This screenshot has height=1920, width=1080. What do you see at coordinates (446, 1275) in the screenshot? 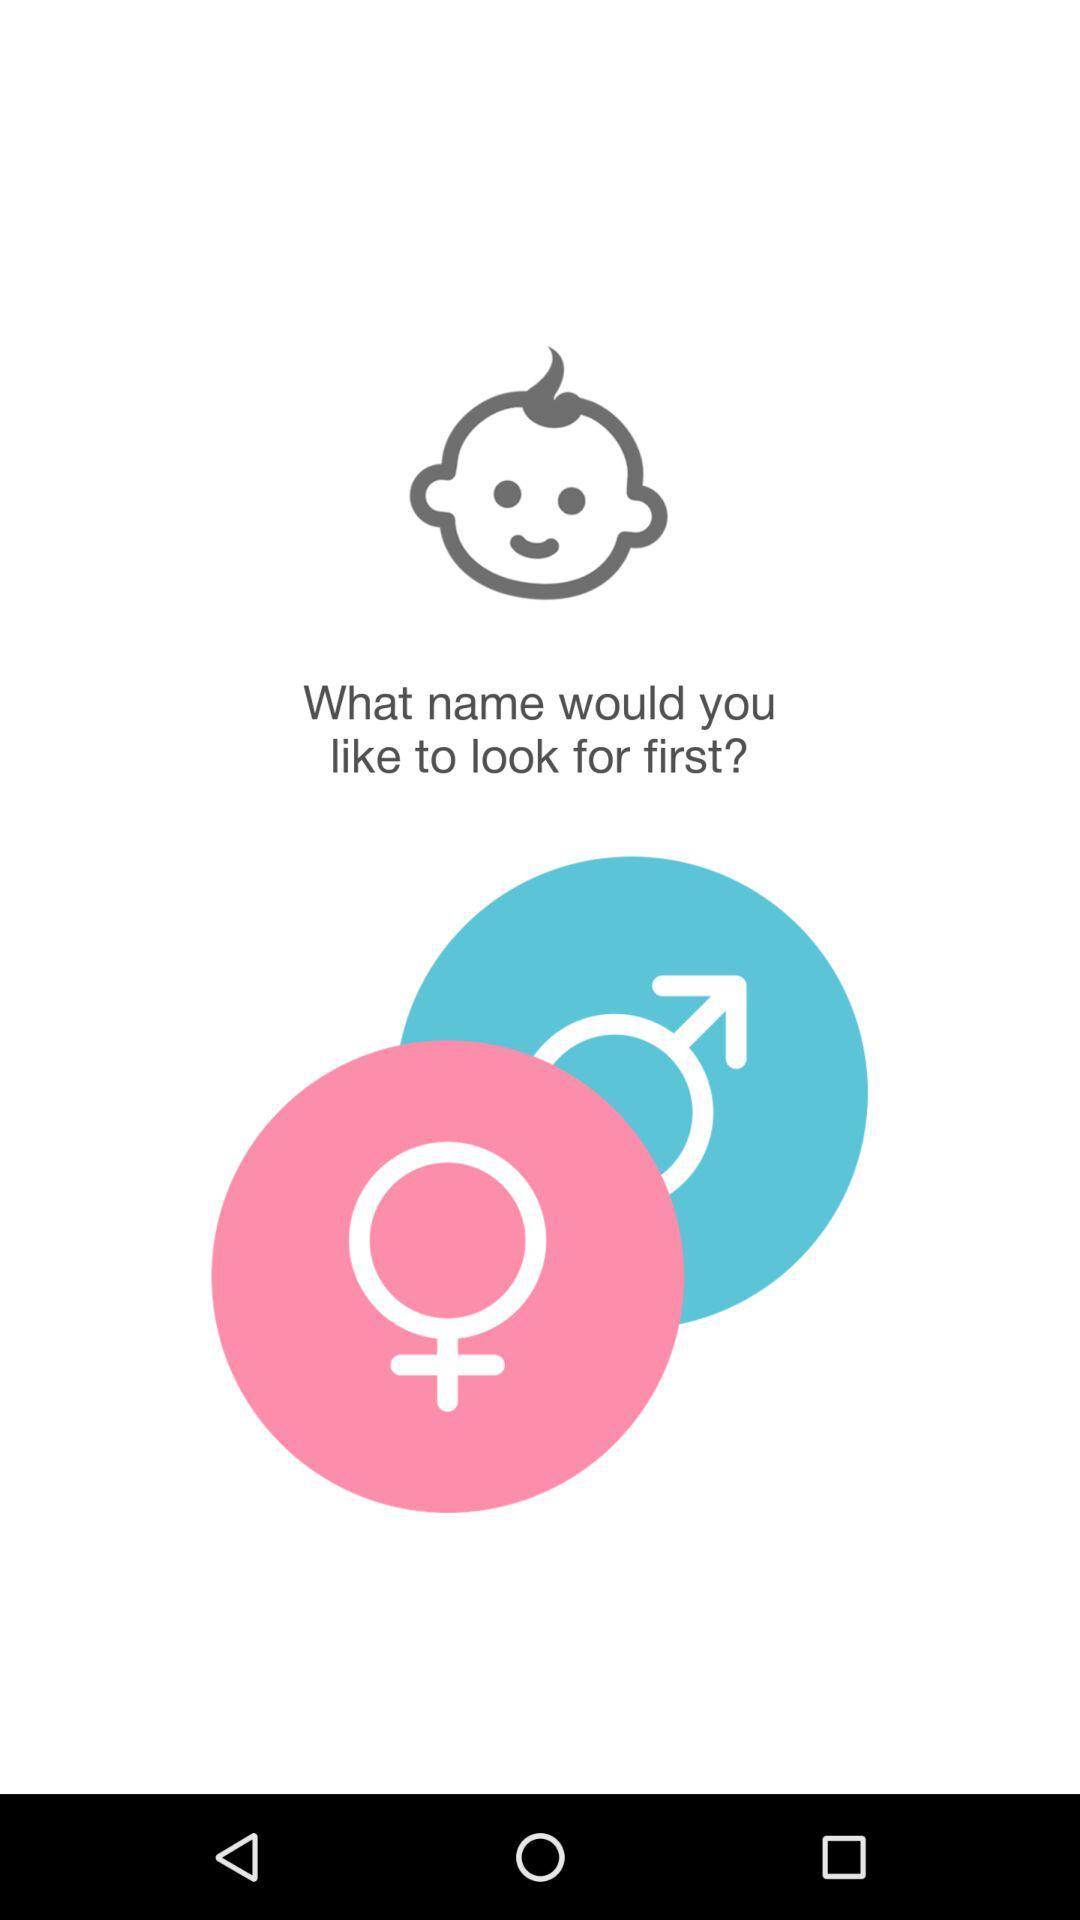
I see `girl` at bounding box center [446, 1275].